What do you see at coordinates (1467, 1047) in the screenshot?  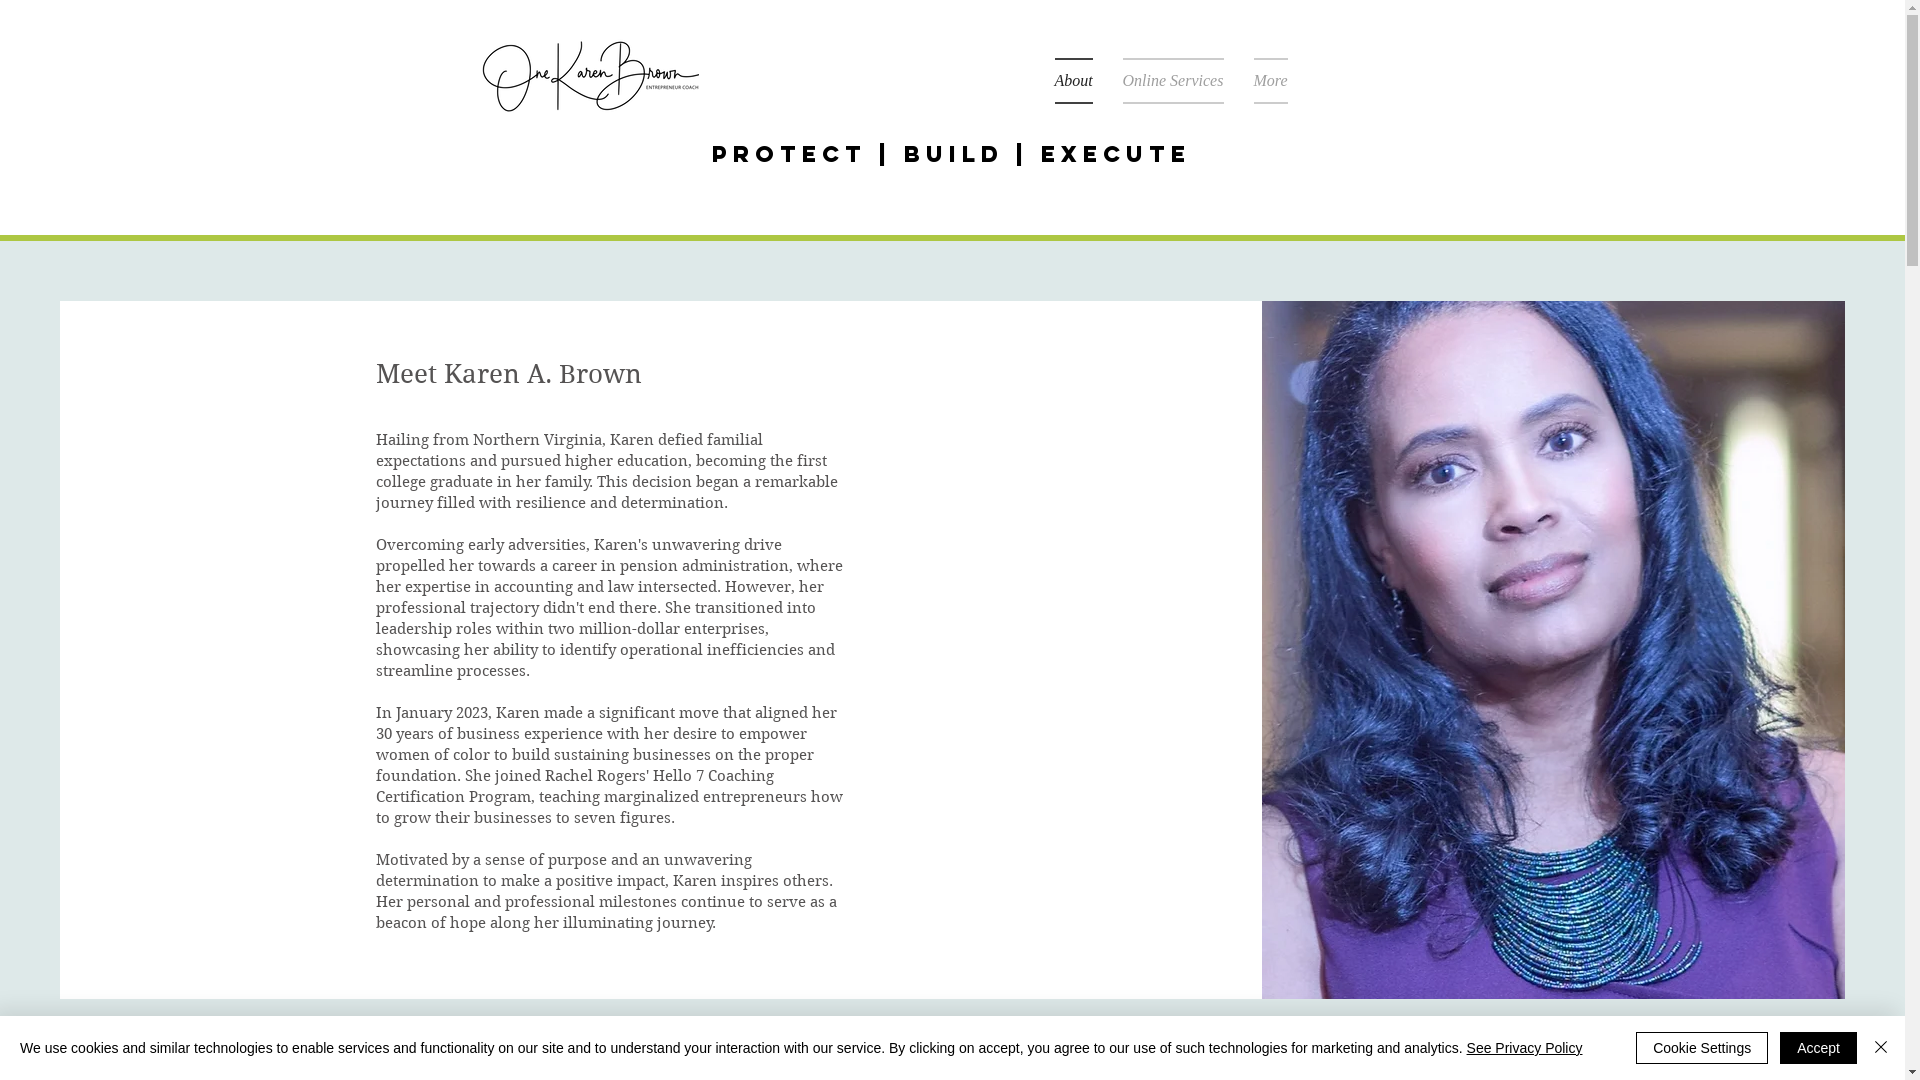 I see `'See Privacy Policy'` at bounding box center [1467, 1047].